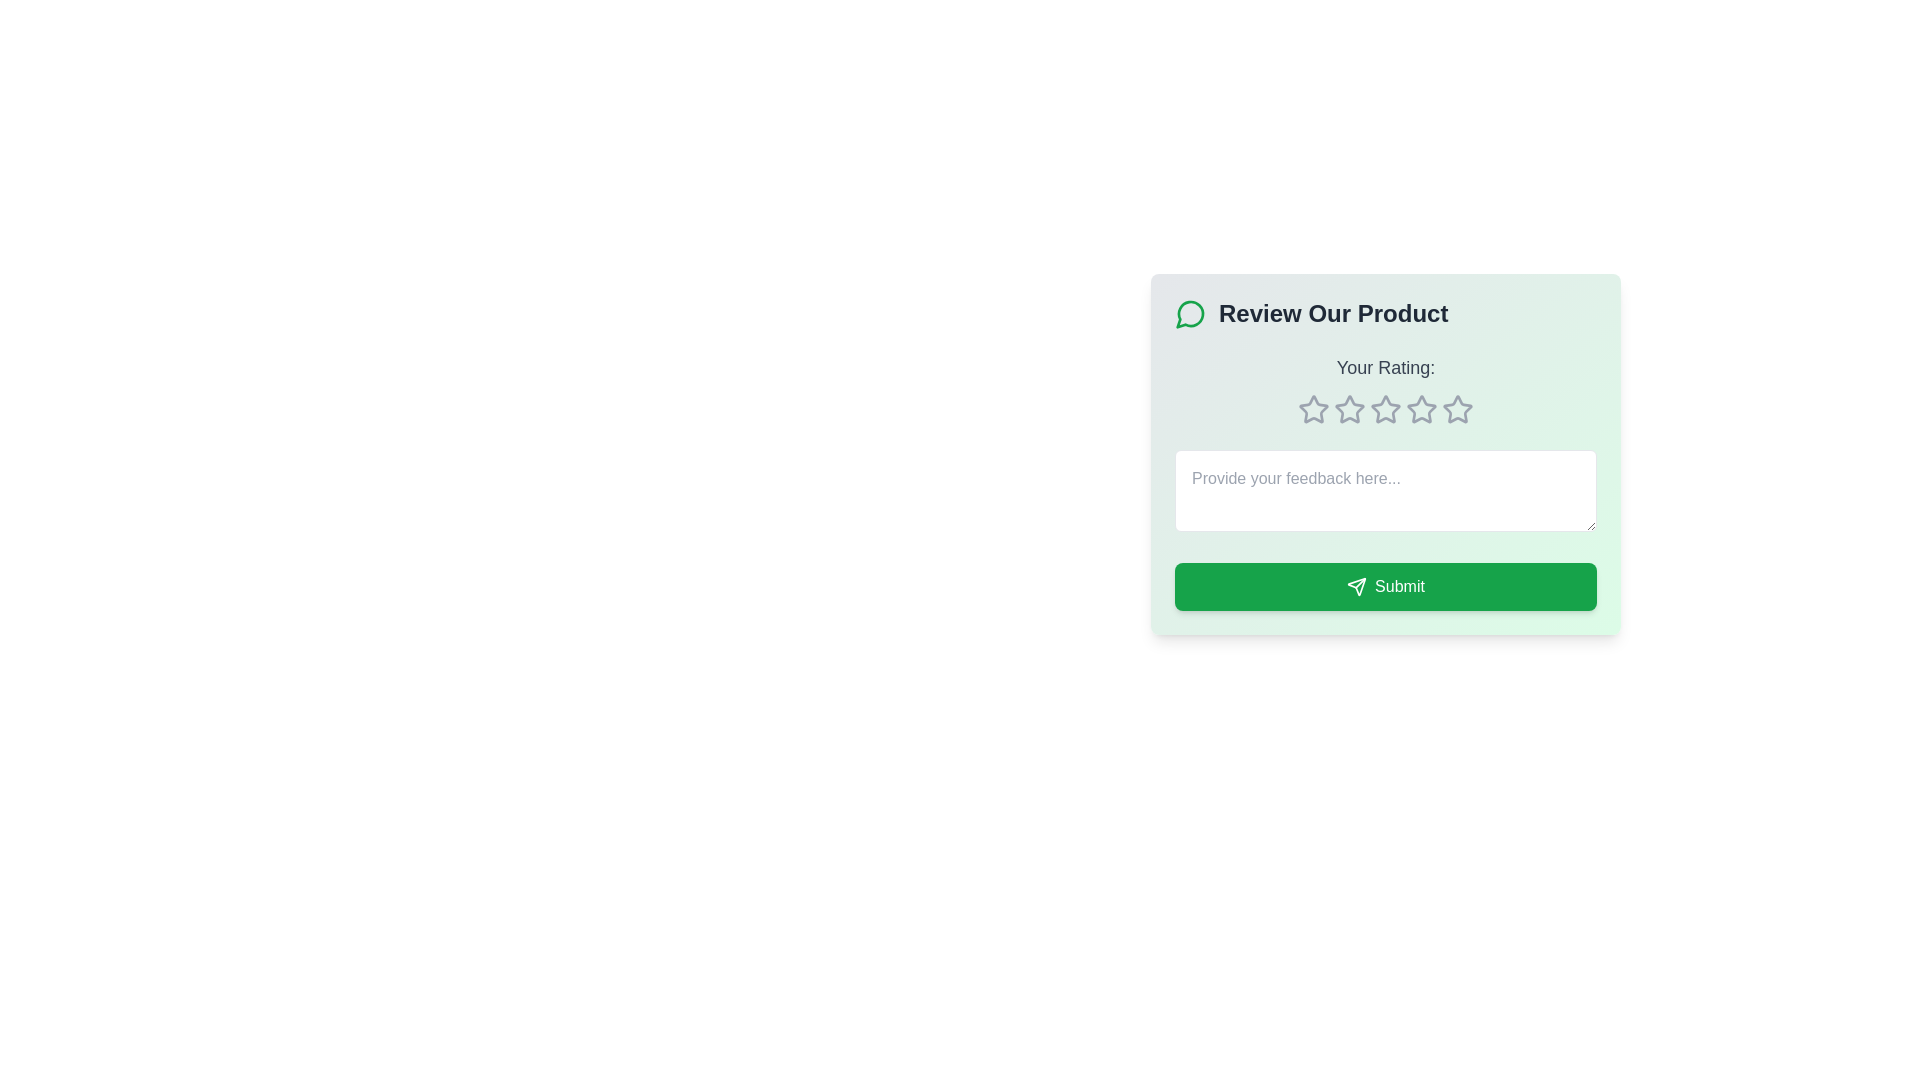 This screenshot has width=1920, height=1080. I want to click on the green 'Submit' button which contains an icon indicating the action of submitting the form, so click(1357, 585).